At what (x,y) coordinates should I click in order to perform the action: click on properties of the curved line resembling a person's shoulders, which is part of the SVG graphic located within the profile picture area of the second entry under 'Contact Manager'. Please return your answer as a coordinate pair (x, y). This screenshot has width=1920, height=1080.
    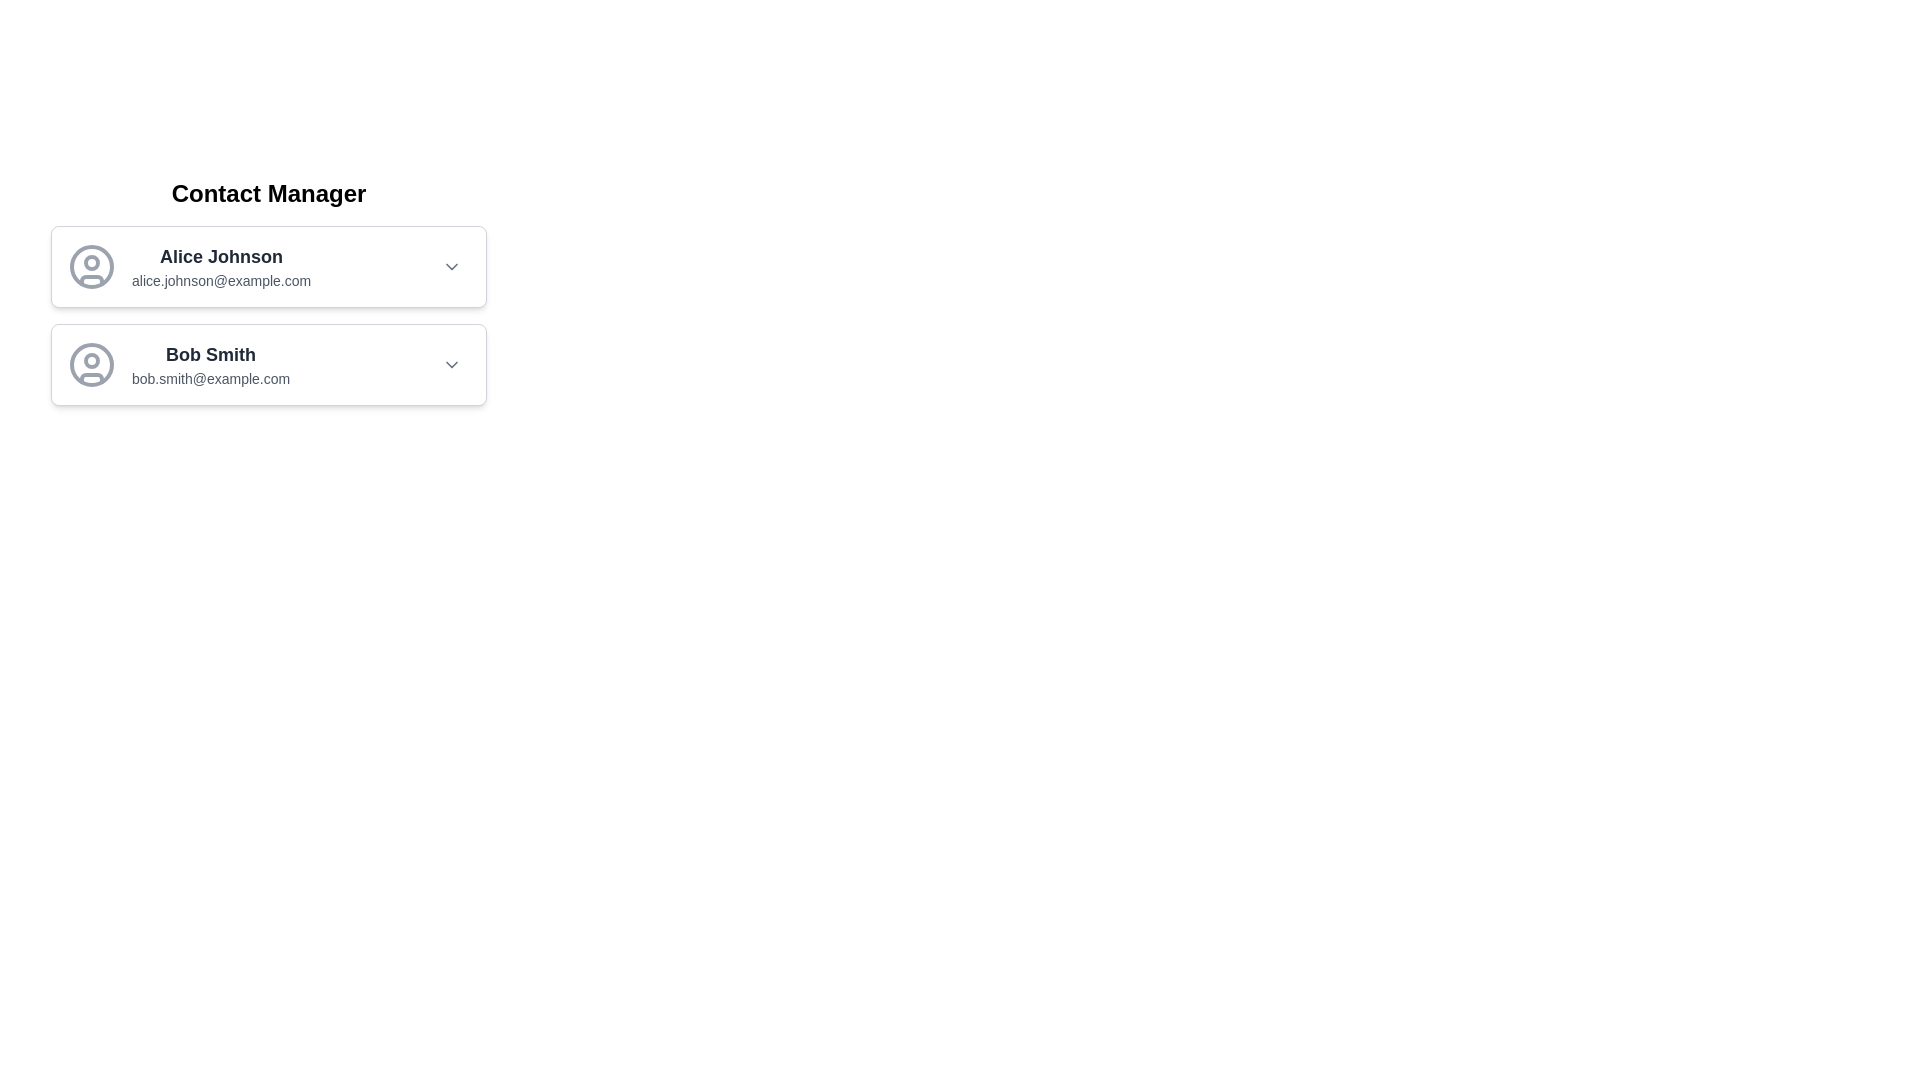
    Looking at the image, I should click on (90, 378).